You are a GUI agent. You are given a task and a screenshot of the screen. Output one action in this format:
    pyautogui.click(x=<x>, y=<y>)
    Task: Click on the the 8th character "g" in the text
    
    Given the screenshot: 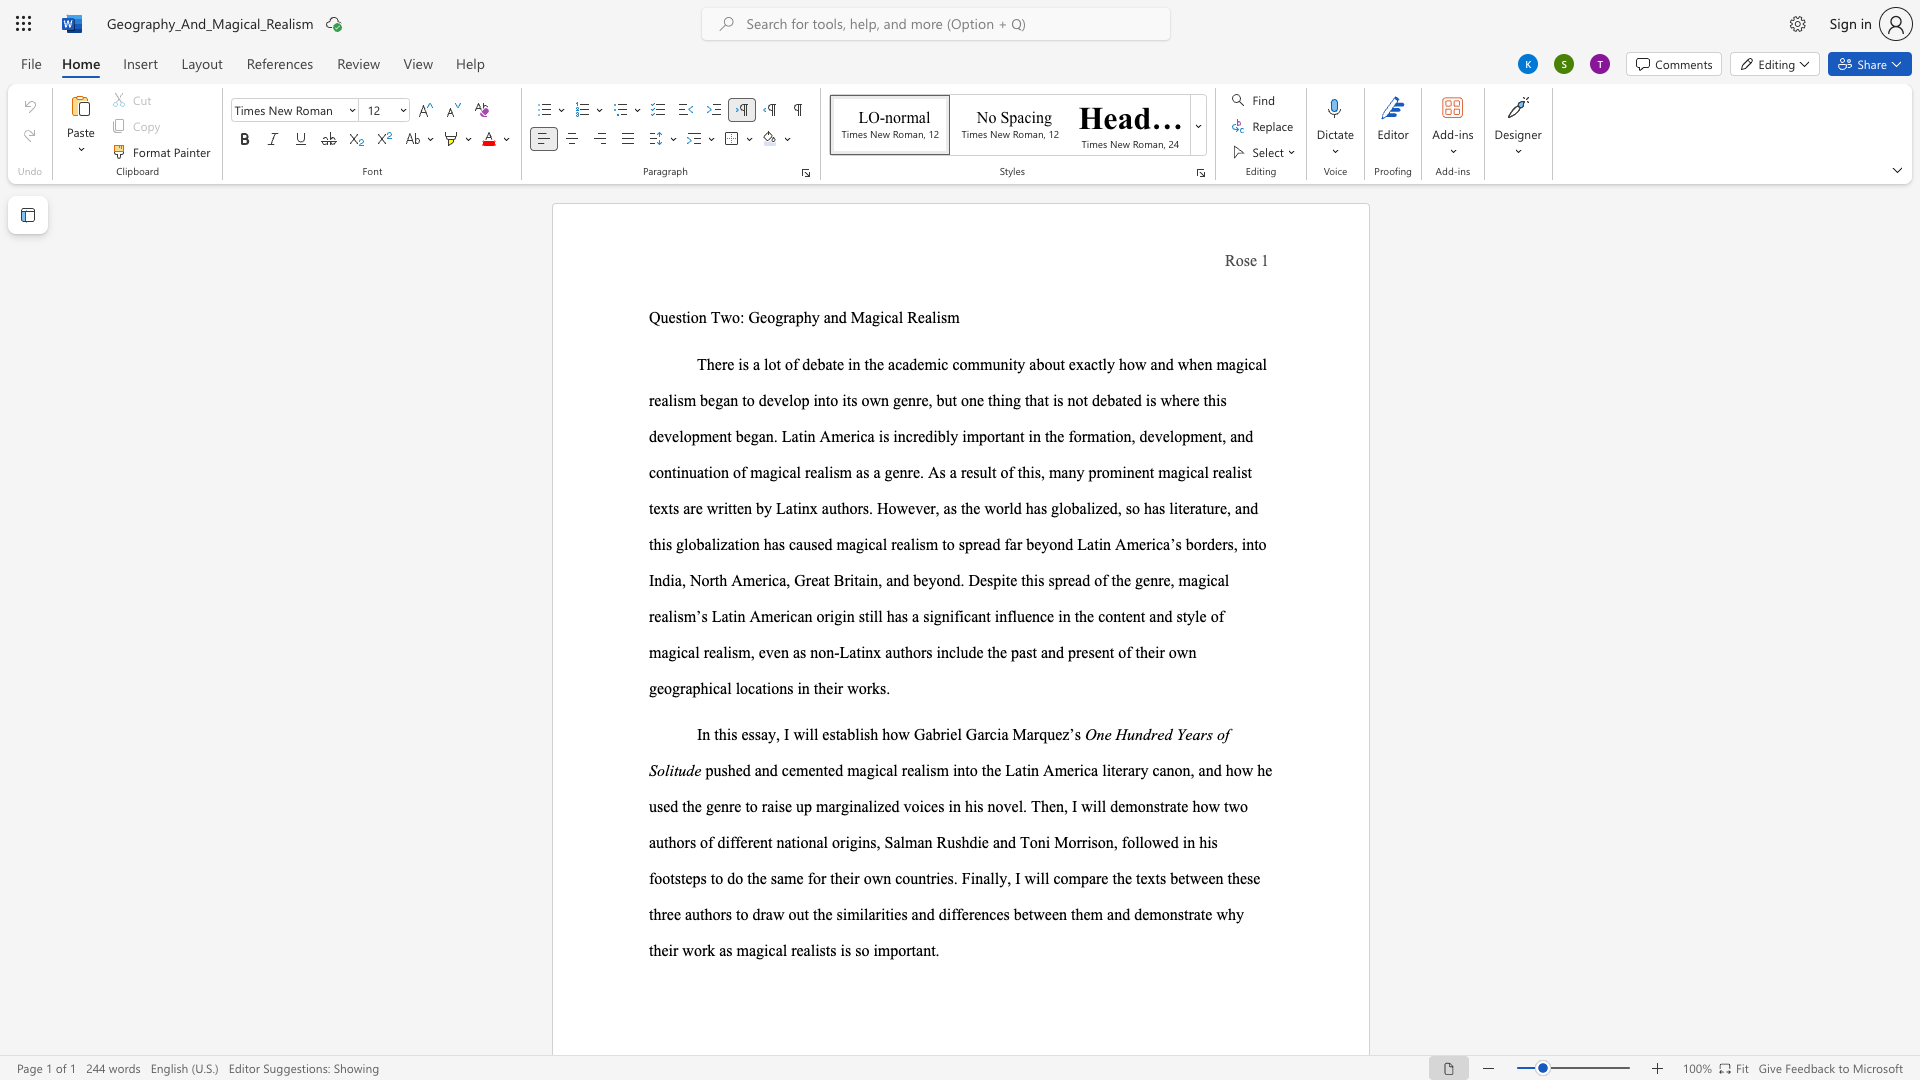 What is the action you would take?
    pyautogui.click(x=1181, y=472)
    